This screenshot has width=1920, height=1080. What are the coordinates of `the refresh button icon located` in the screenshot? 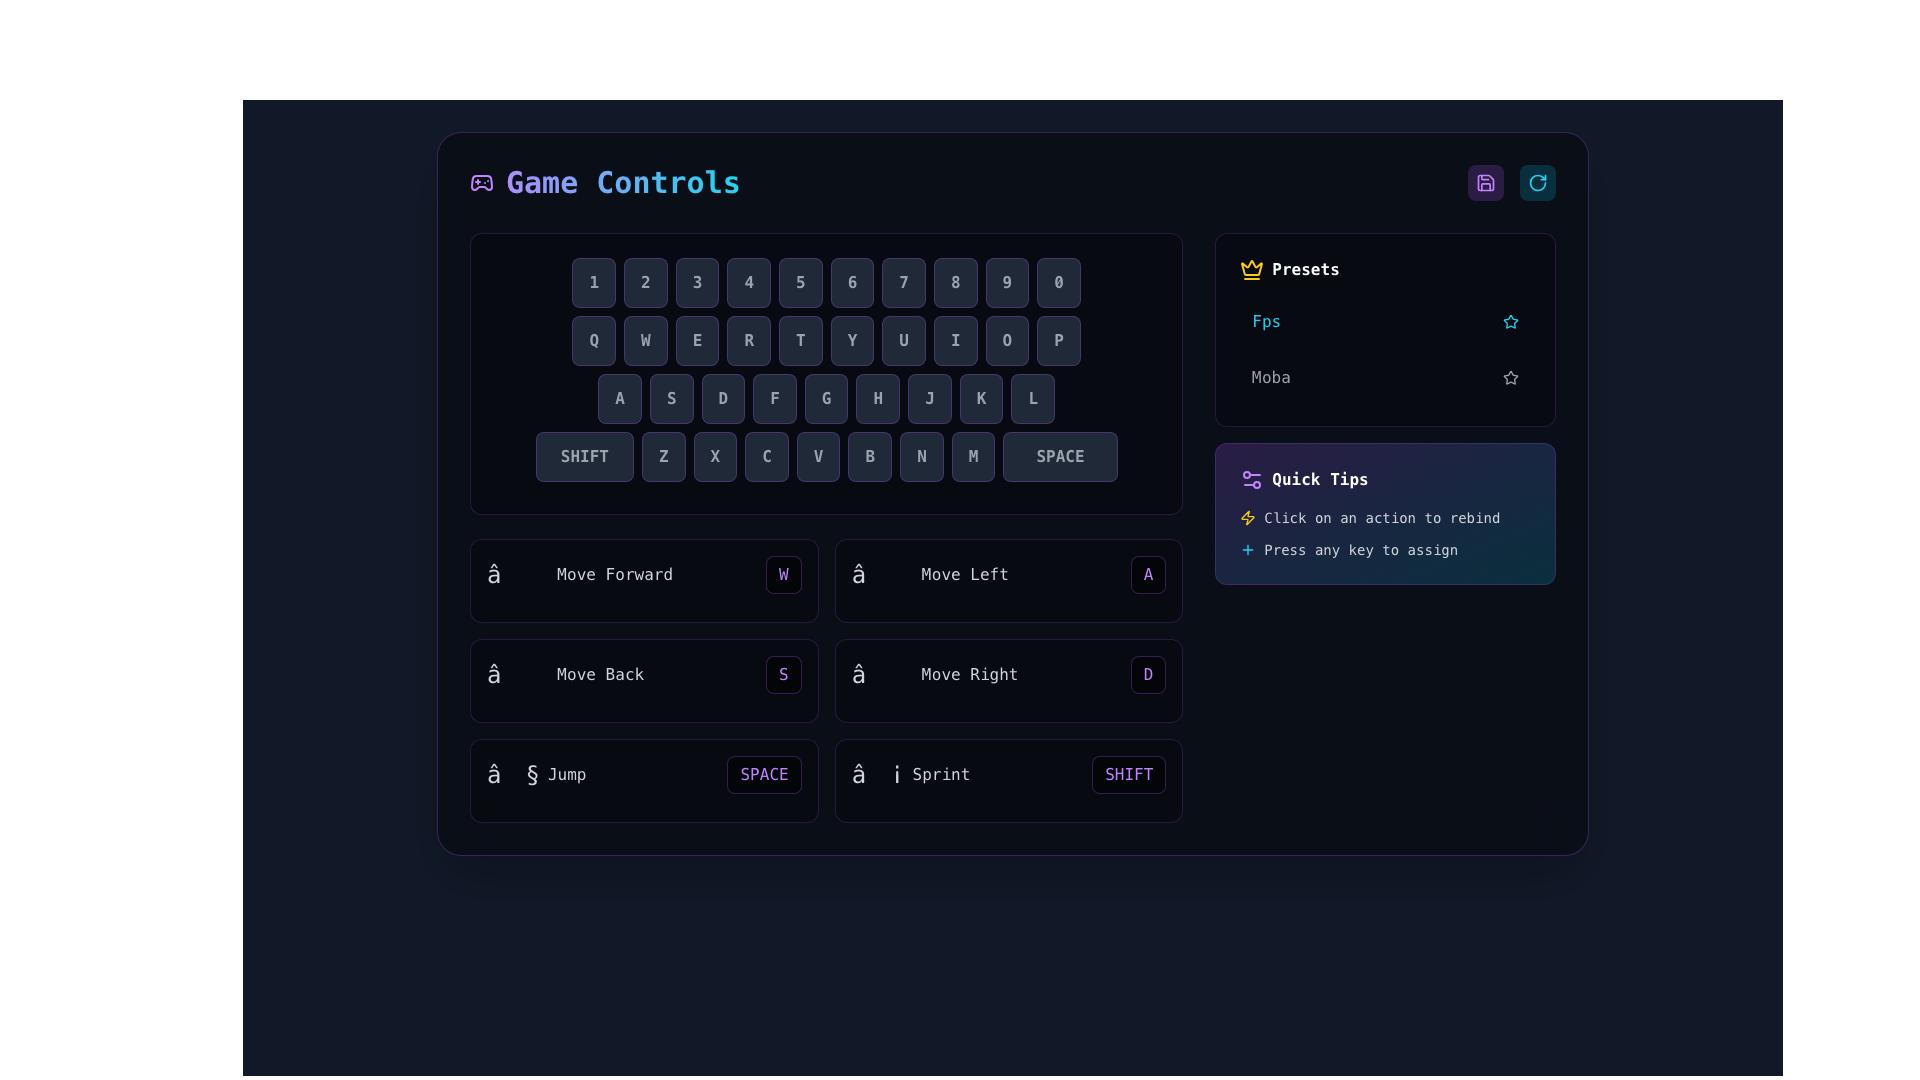 It's located at (1536, 182).